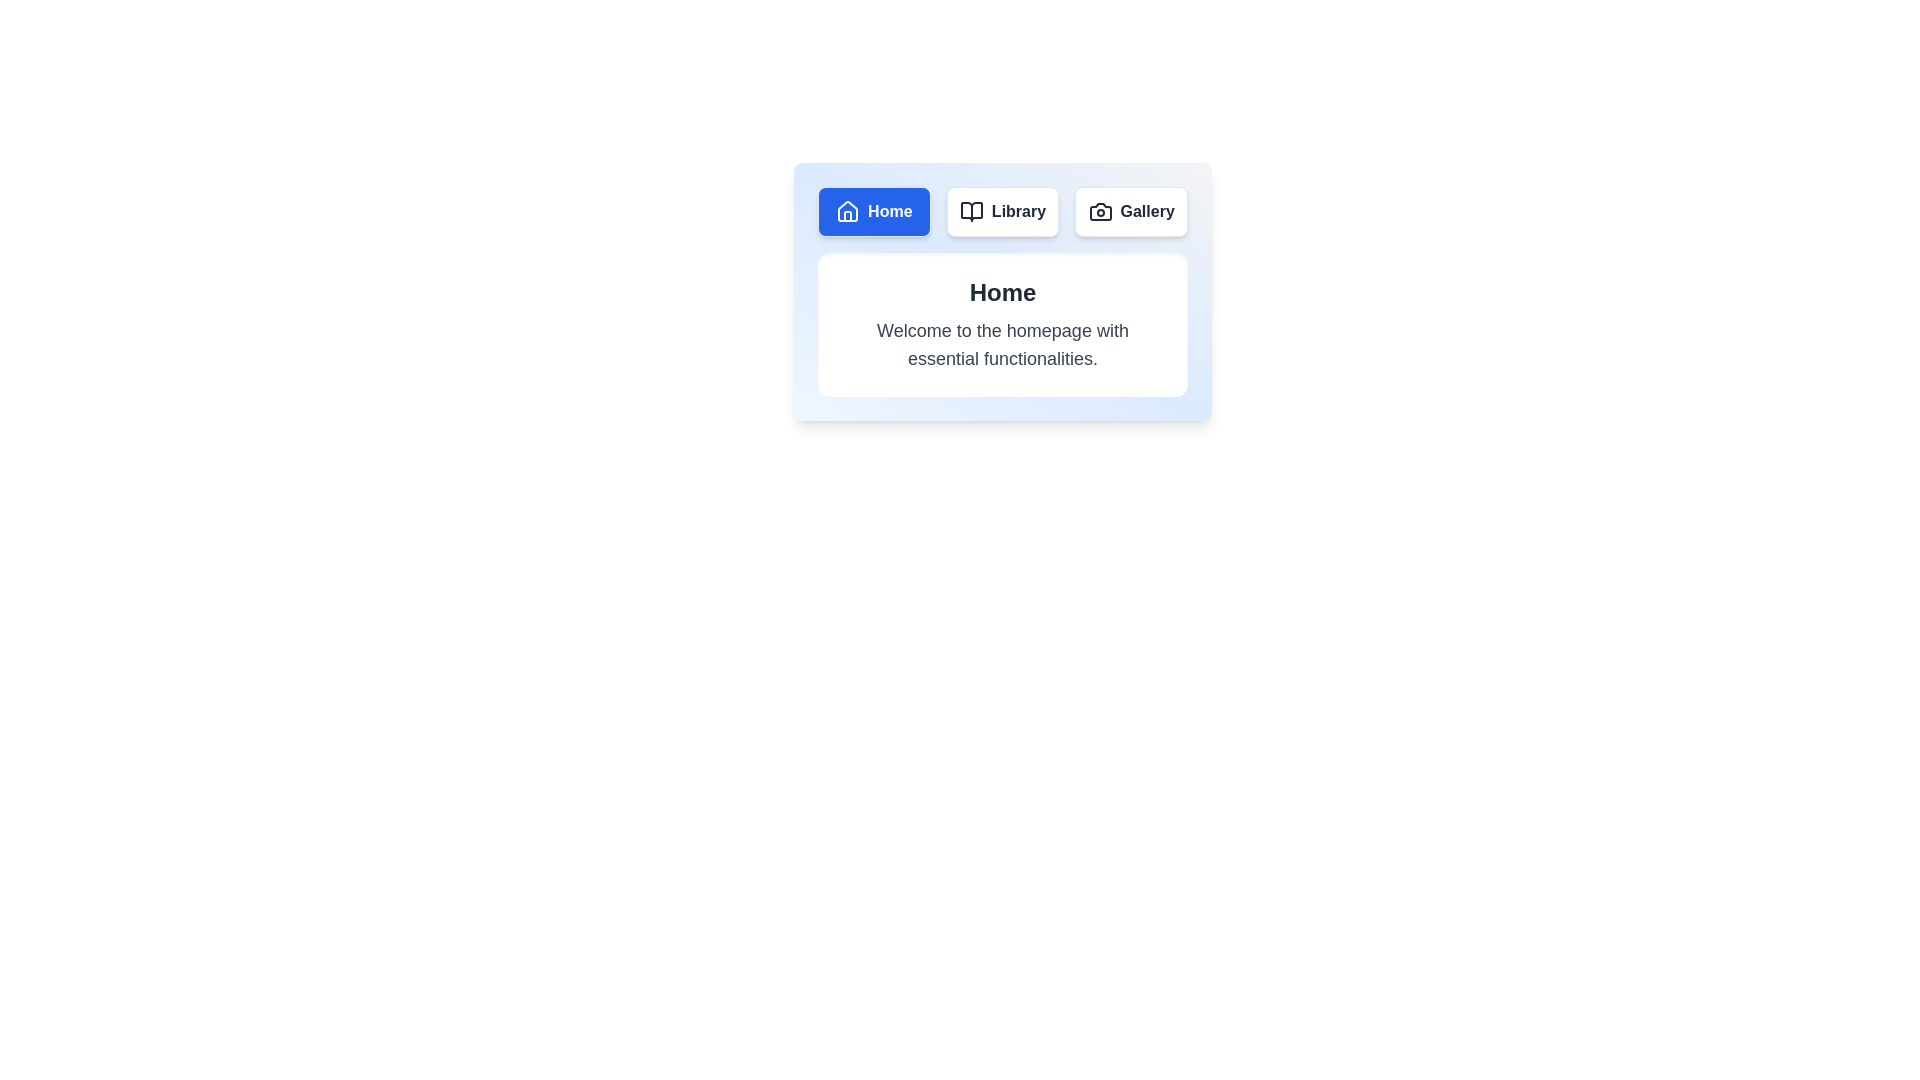 This screenshot has height=1080, width=1920. I want to click on the Library tab to display its content, so click(1003, 212).